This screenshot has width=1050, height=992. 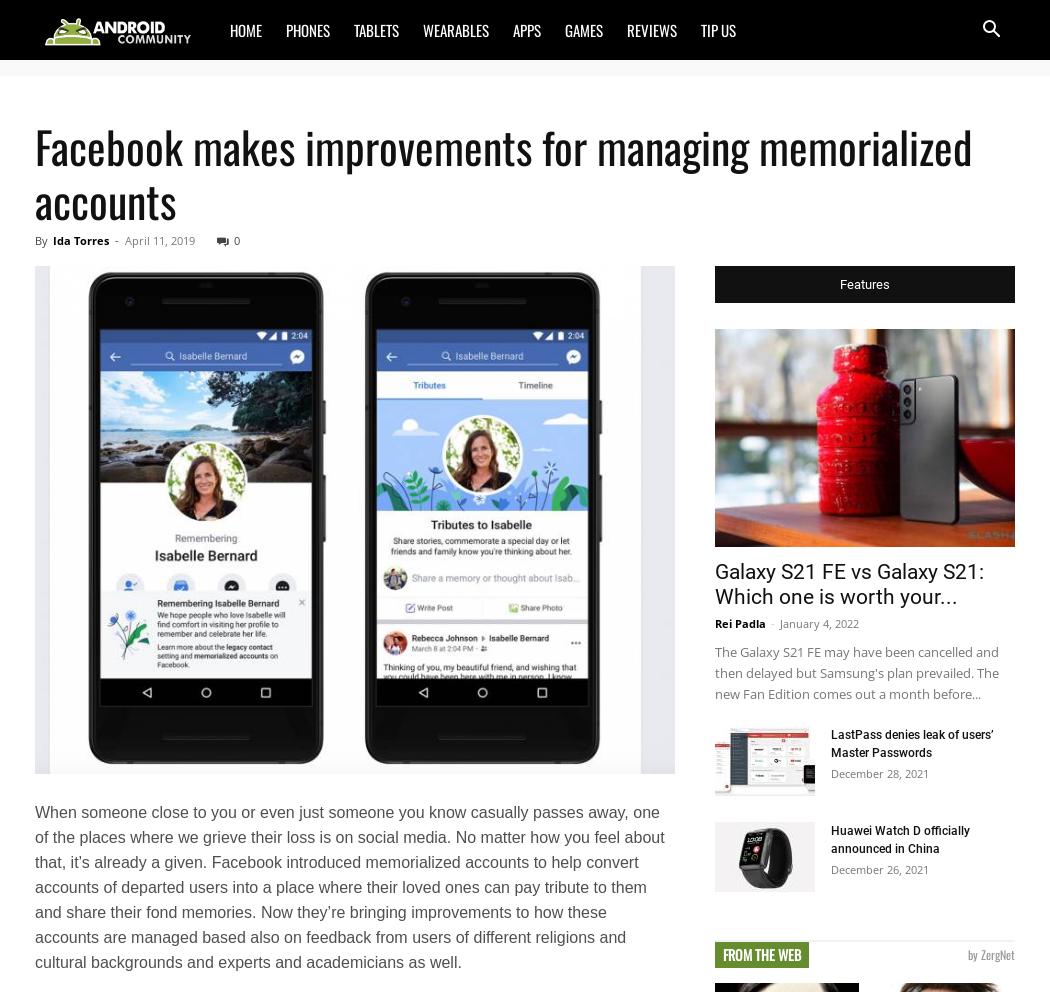 I want to click on 'From the Web', so click(x=761, y=953).